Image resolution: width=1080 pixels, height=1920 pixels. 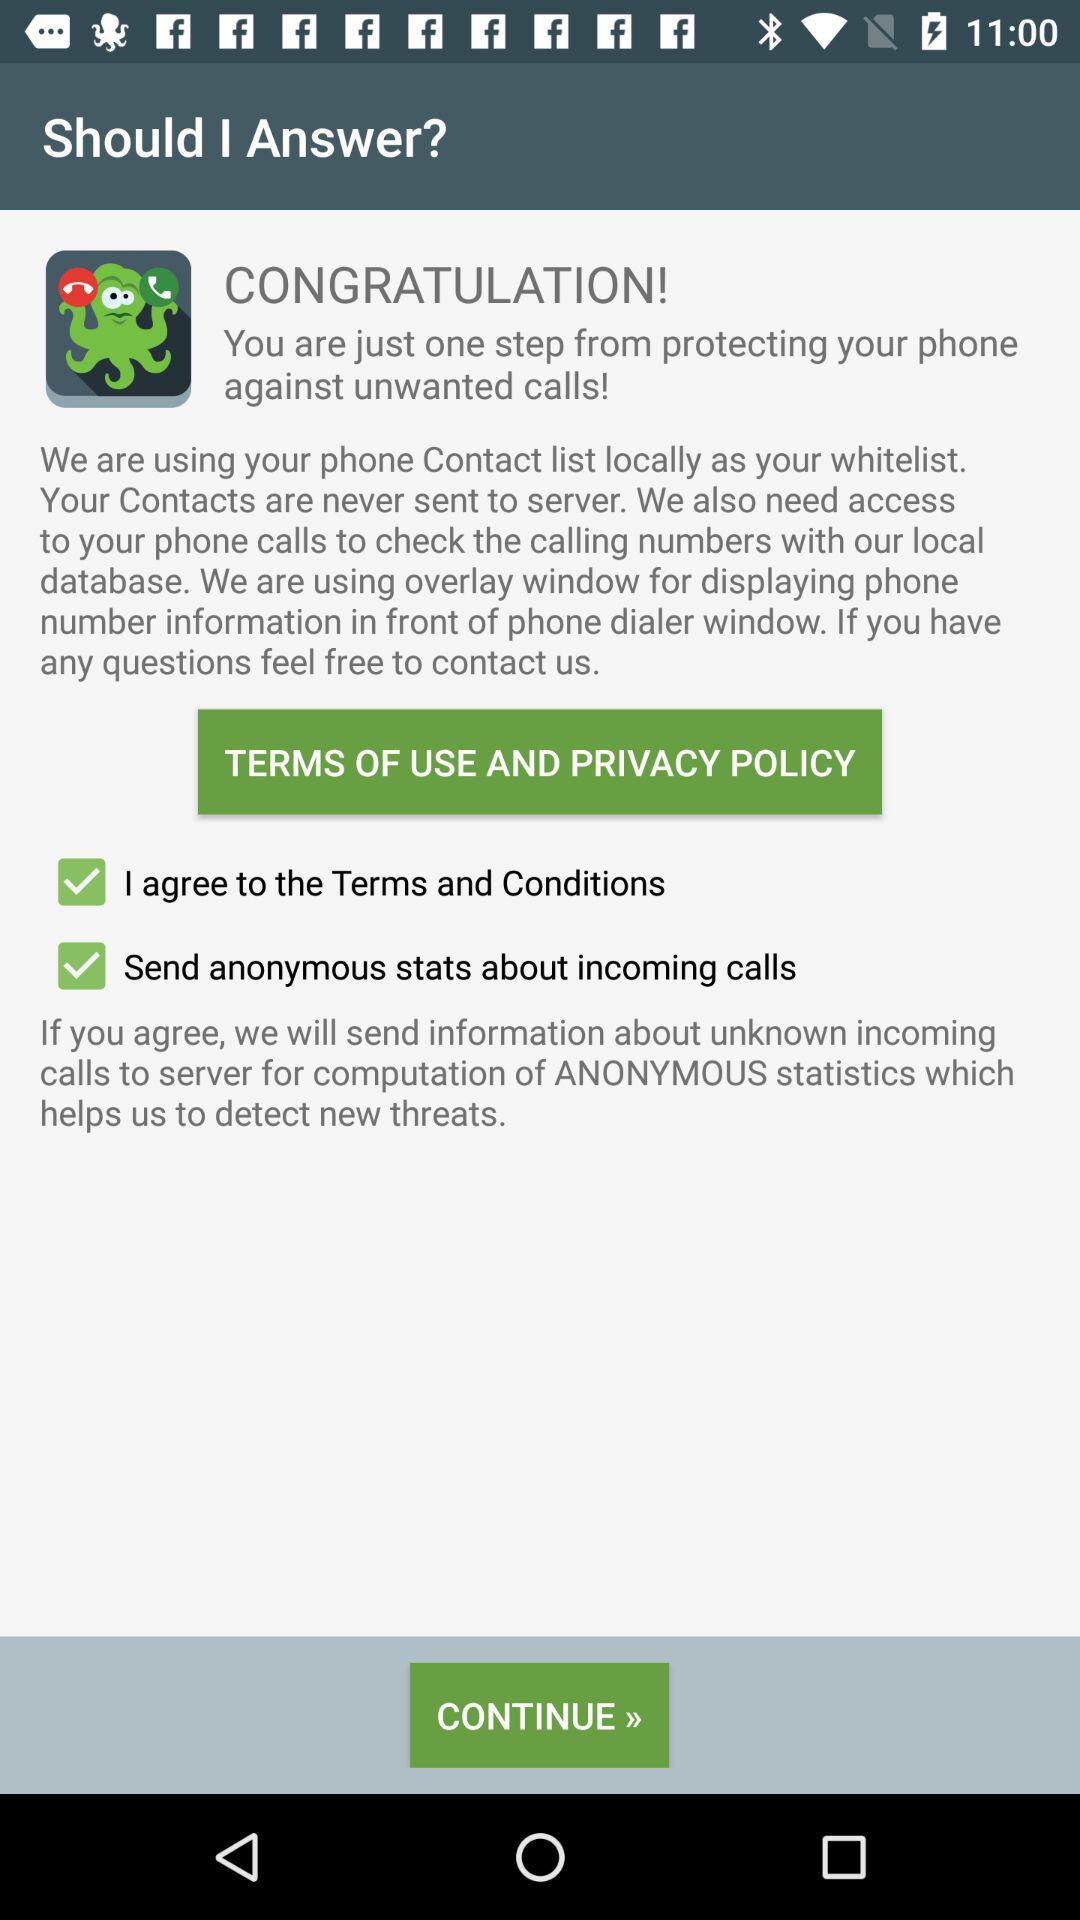 What do you see at coordinates (540, 761) in the screenshot?
I see `icon above i agree to` at bounding box center [540, 761].